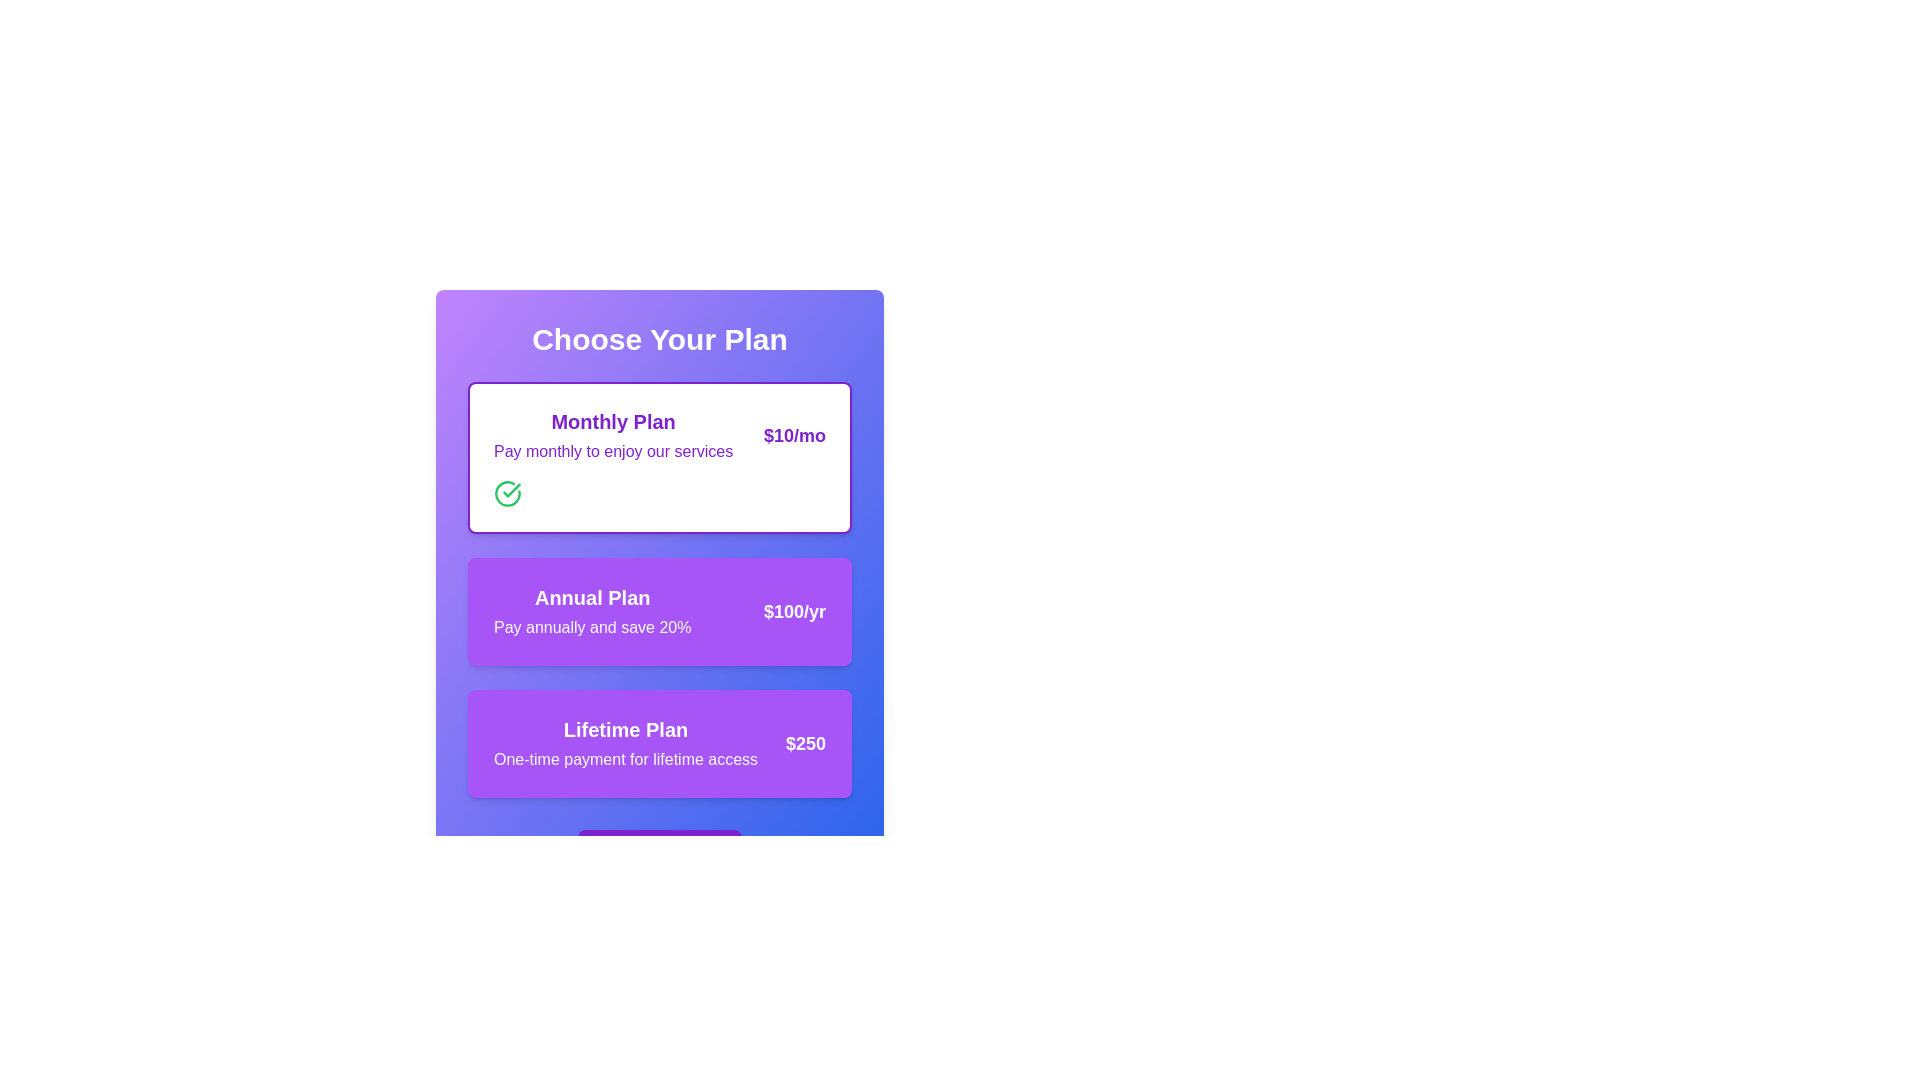 The image size is (1920, 1080). What do you see at coordinates (660, 744) in the screenshot?
I see `the 'Lifetime Plan' text block, which is the last option in the pricing plans list, featuring a bold white text on a purple background` at bounding box center [660, 744].